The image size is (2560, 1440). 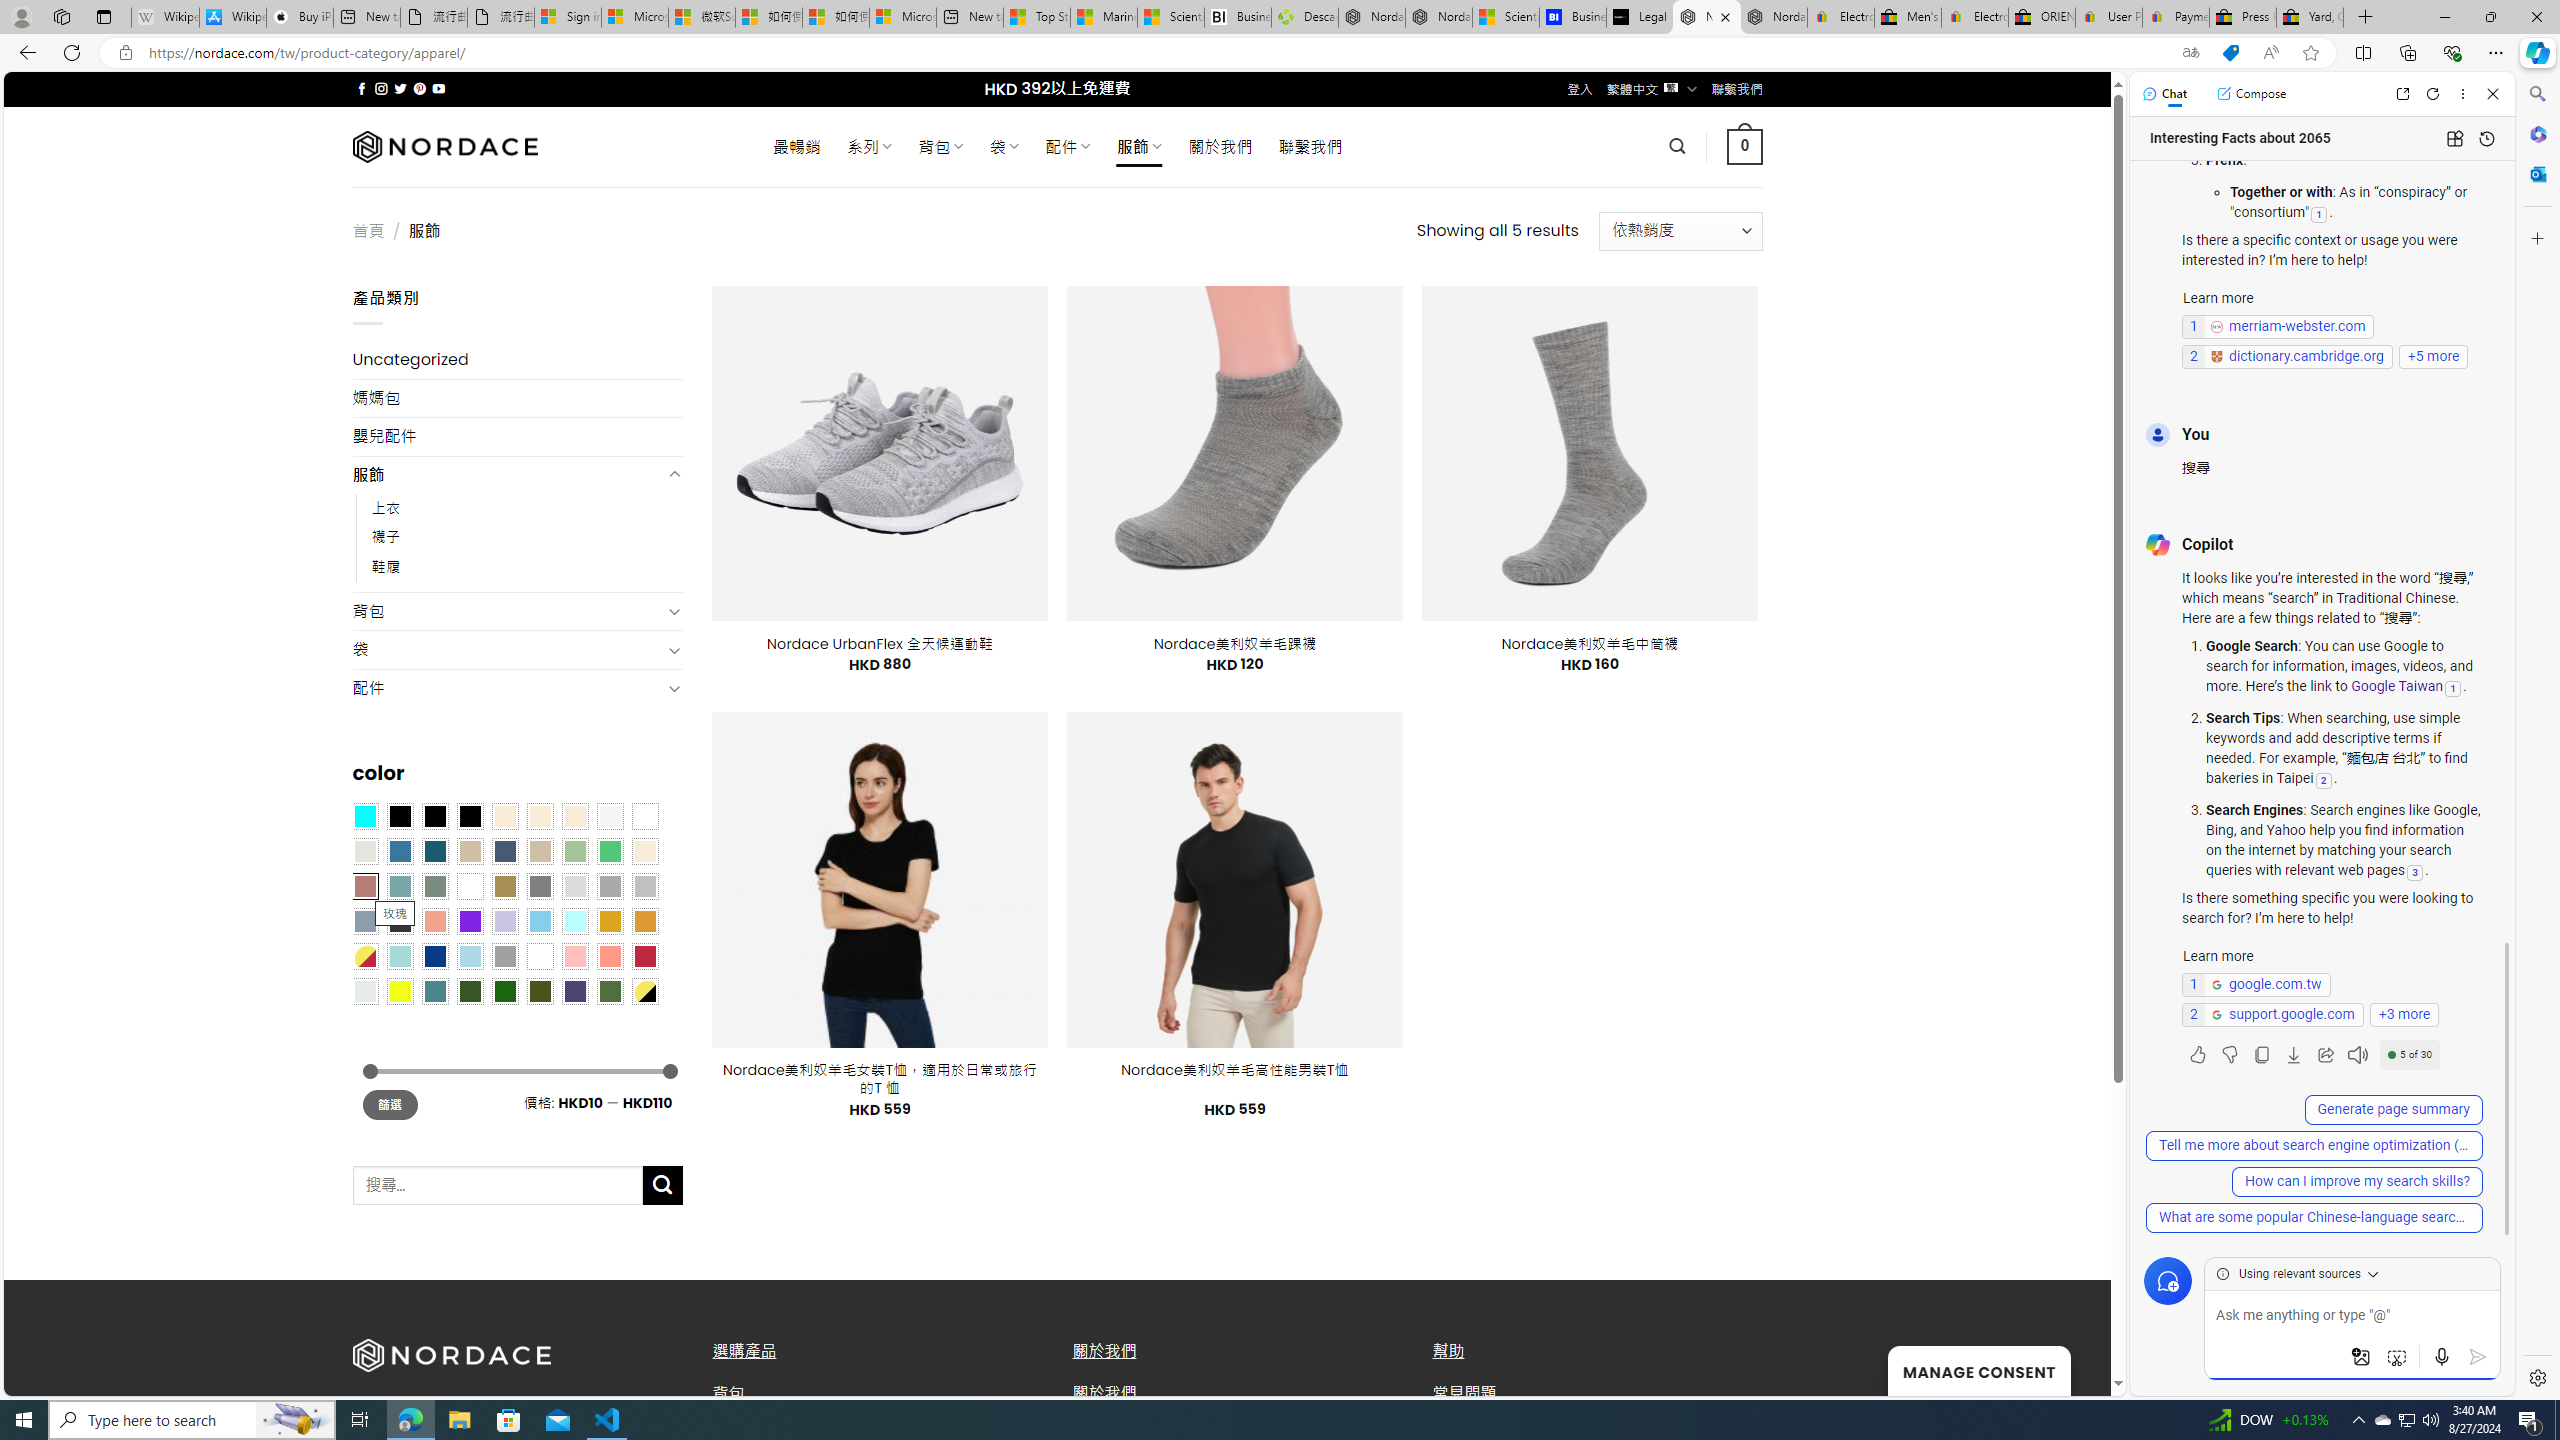 I want to click on 'Dull Nickle', so click(x=366, y=989).